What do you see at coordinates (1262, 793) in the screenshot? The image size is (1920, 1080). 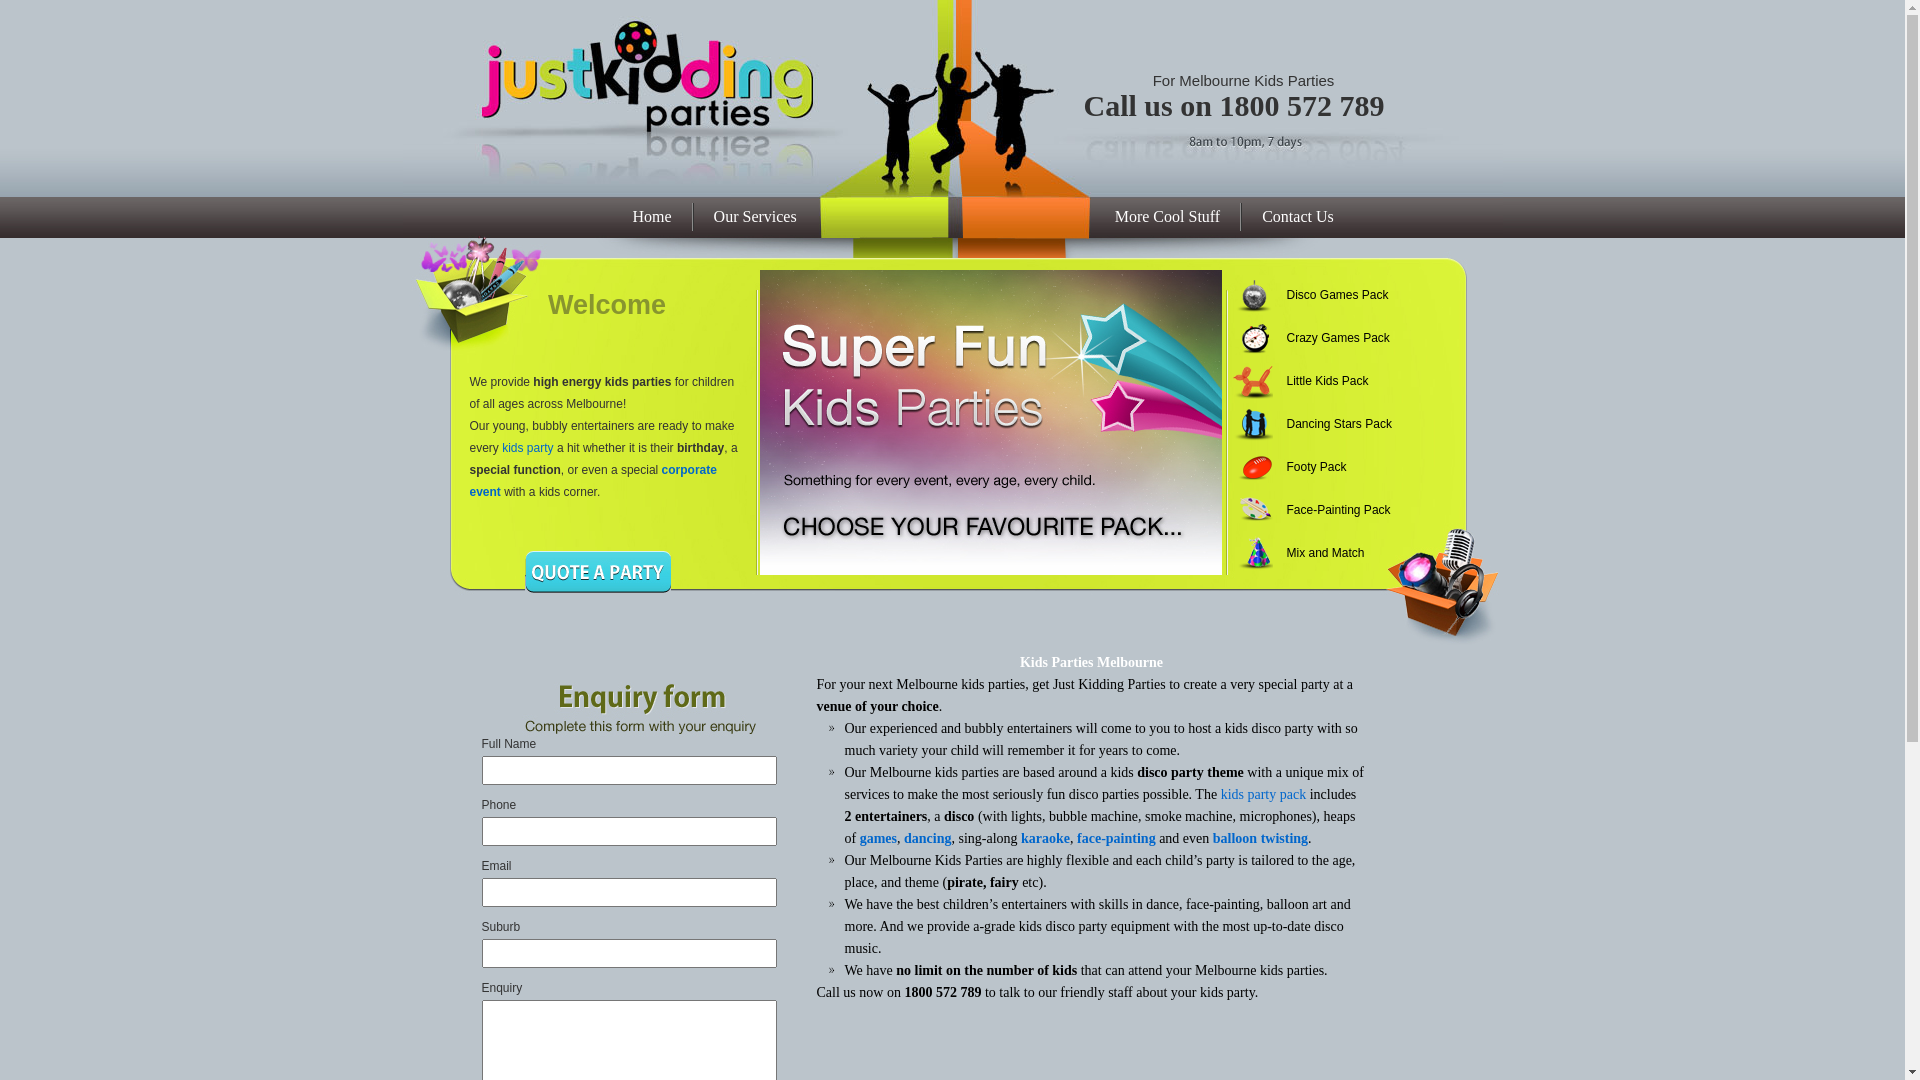 I see `'kids party pack'` at bounding box center [1262, 793].